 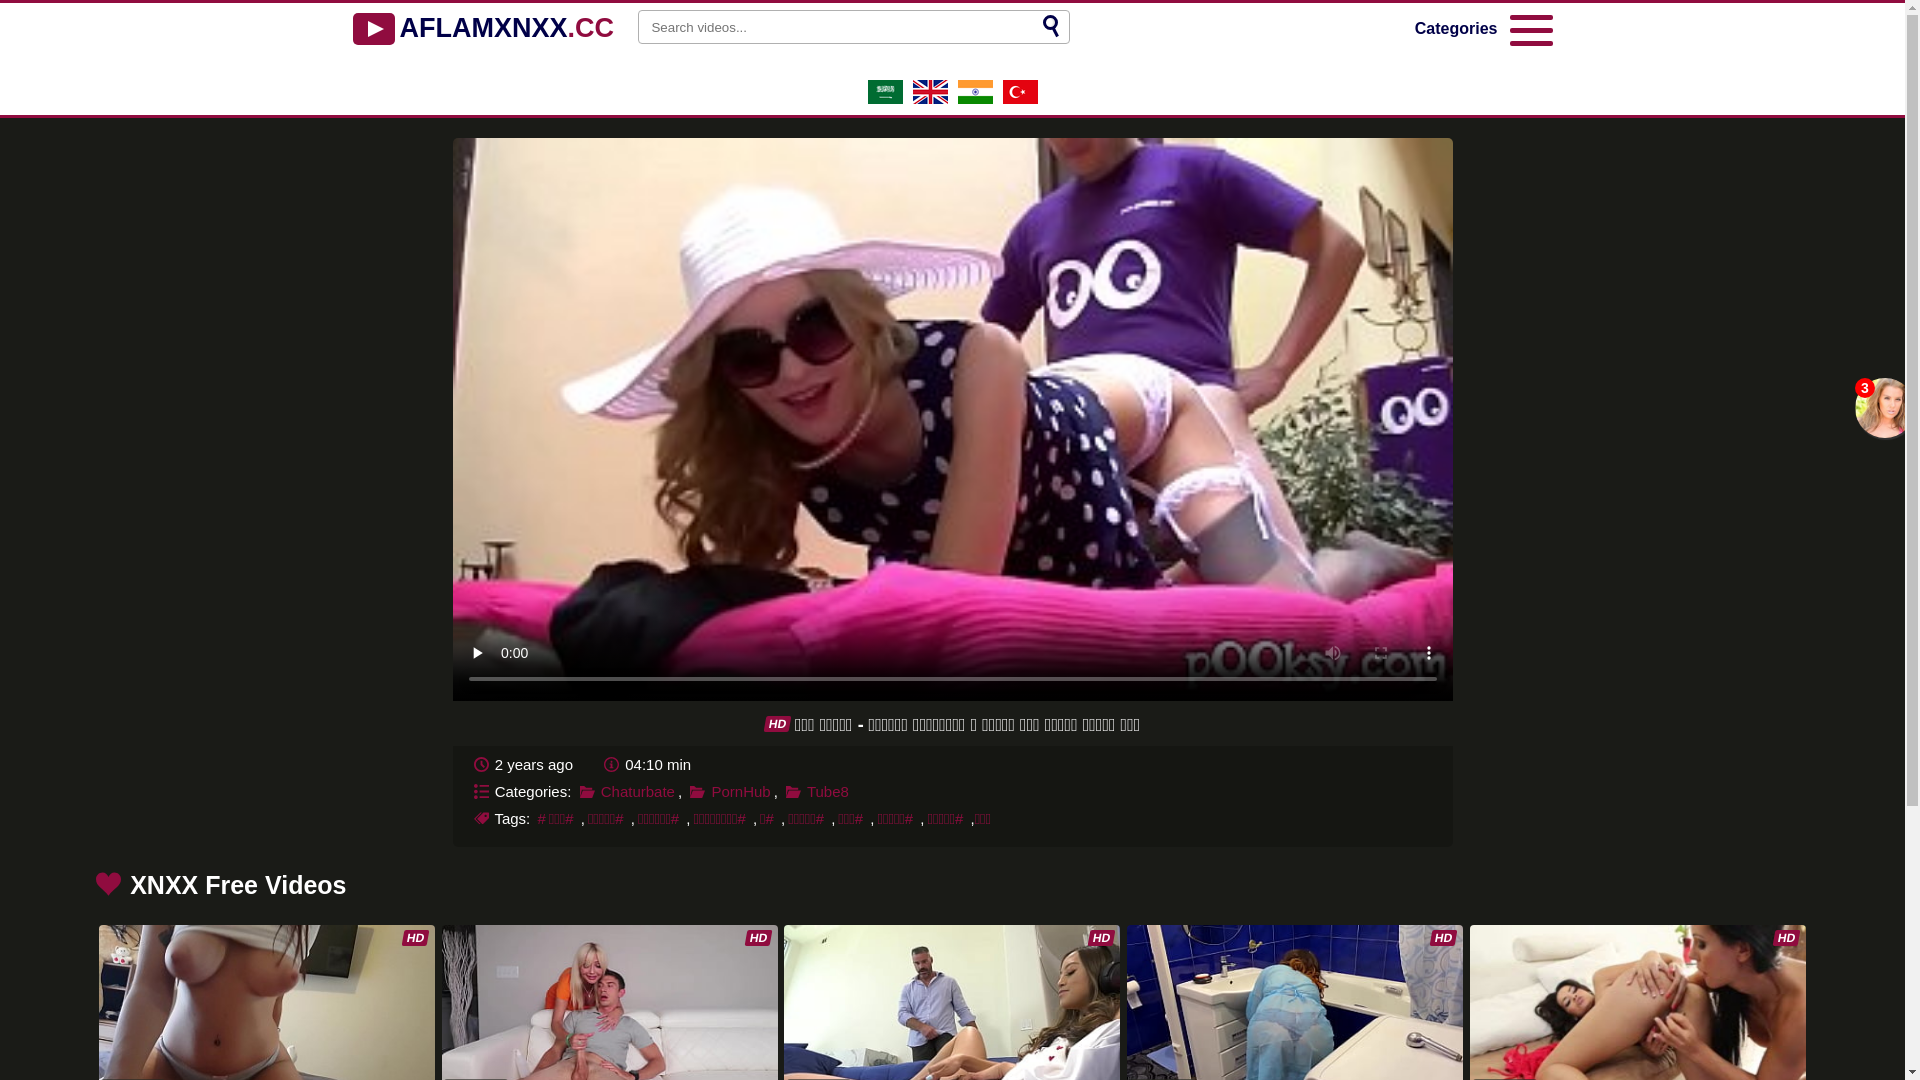 What do you see at coordinates (816, 789) in the screenshot?
I see `'Tube8'` at bounding box center [816, 789].